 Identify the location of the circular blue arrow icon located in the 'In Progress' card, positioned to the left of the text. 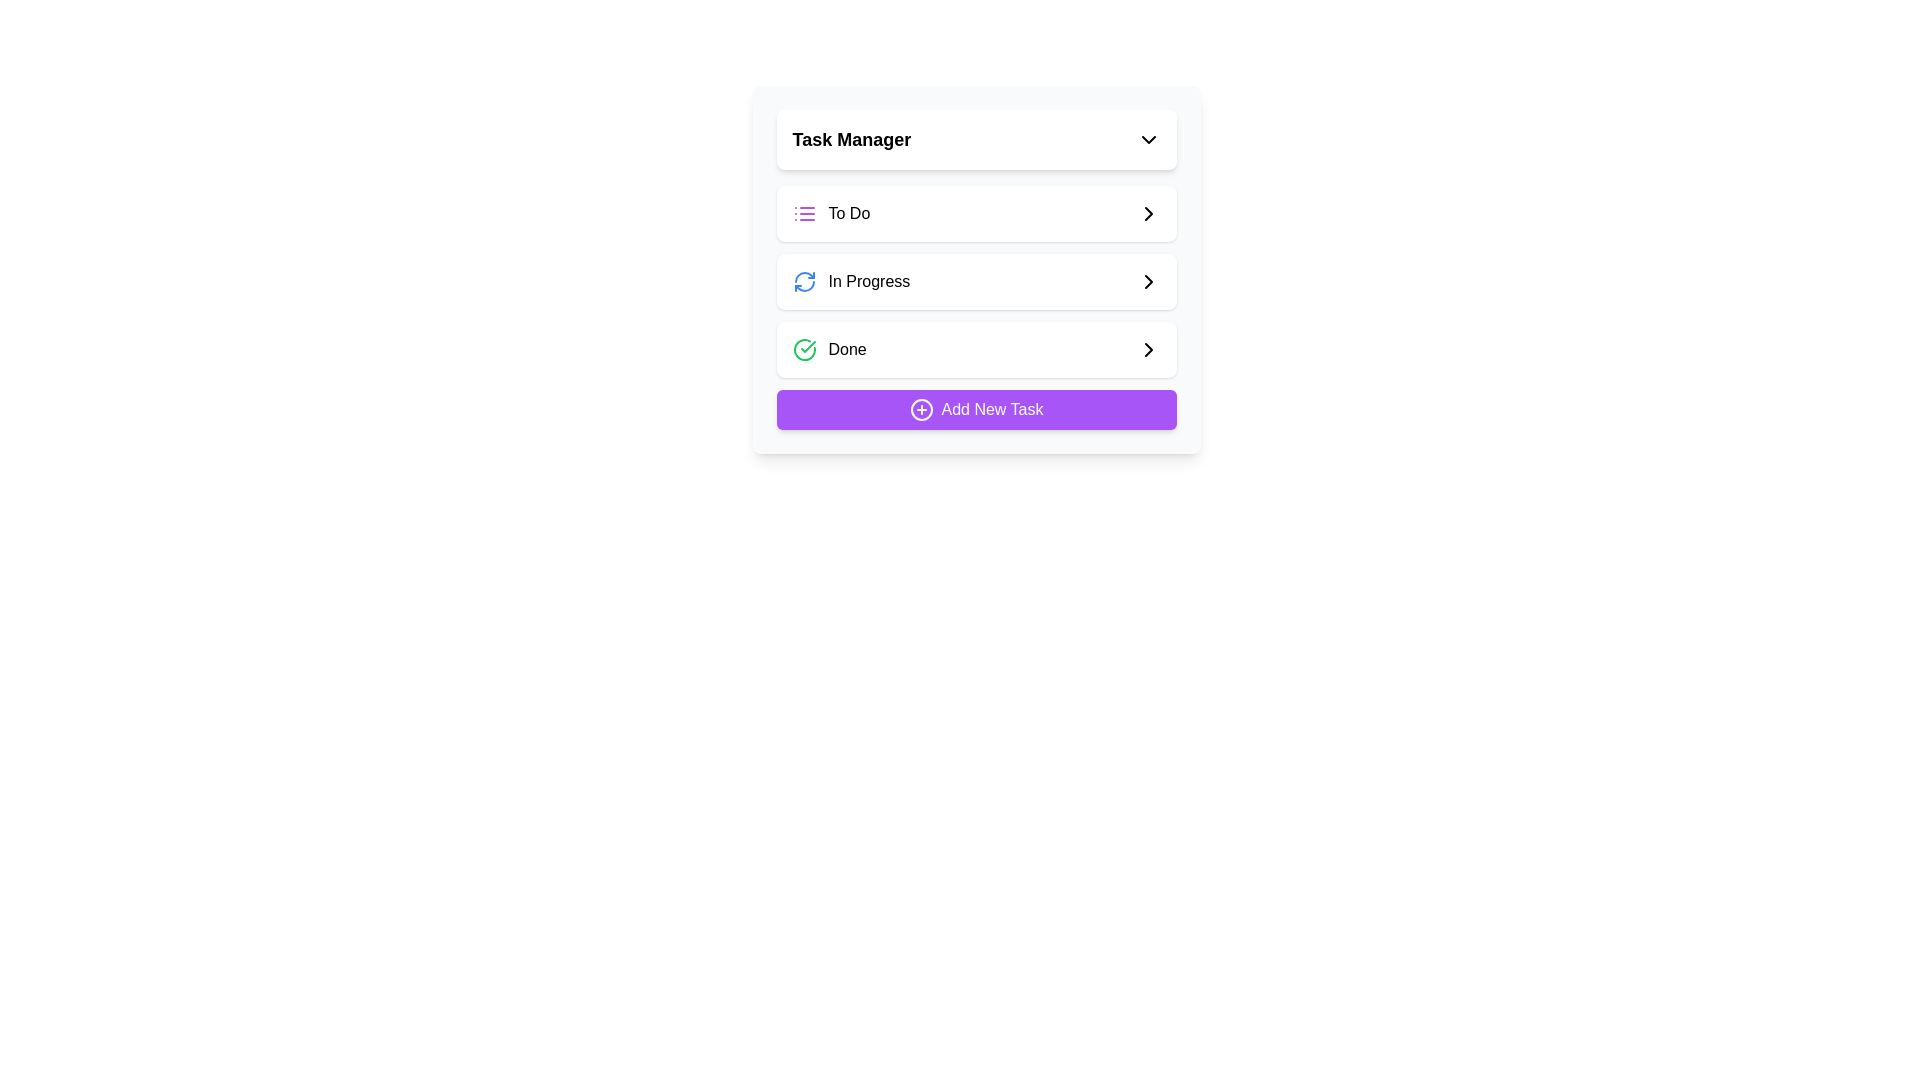
(804, 281).